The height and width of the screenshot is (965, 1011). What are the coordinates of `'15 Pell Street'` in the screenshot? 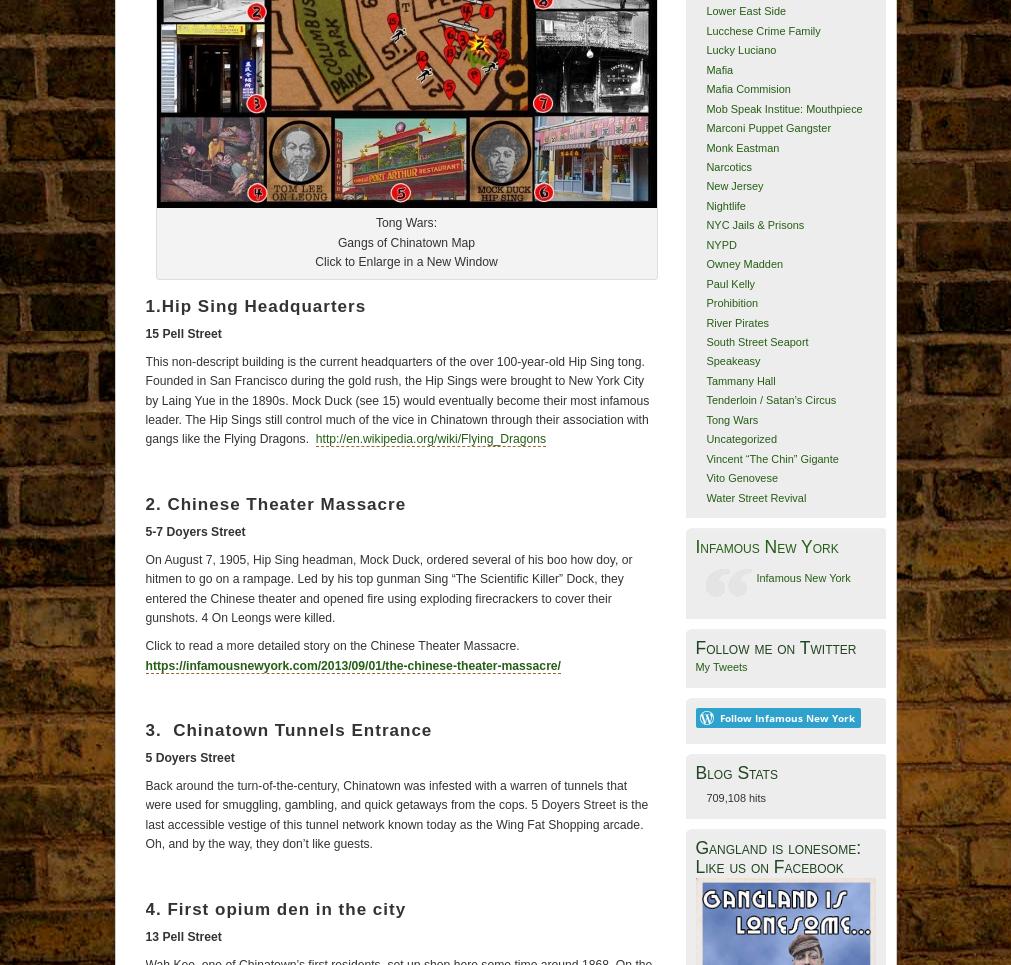 It's located at (143, 332).